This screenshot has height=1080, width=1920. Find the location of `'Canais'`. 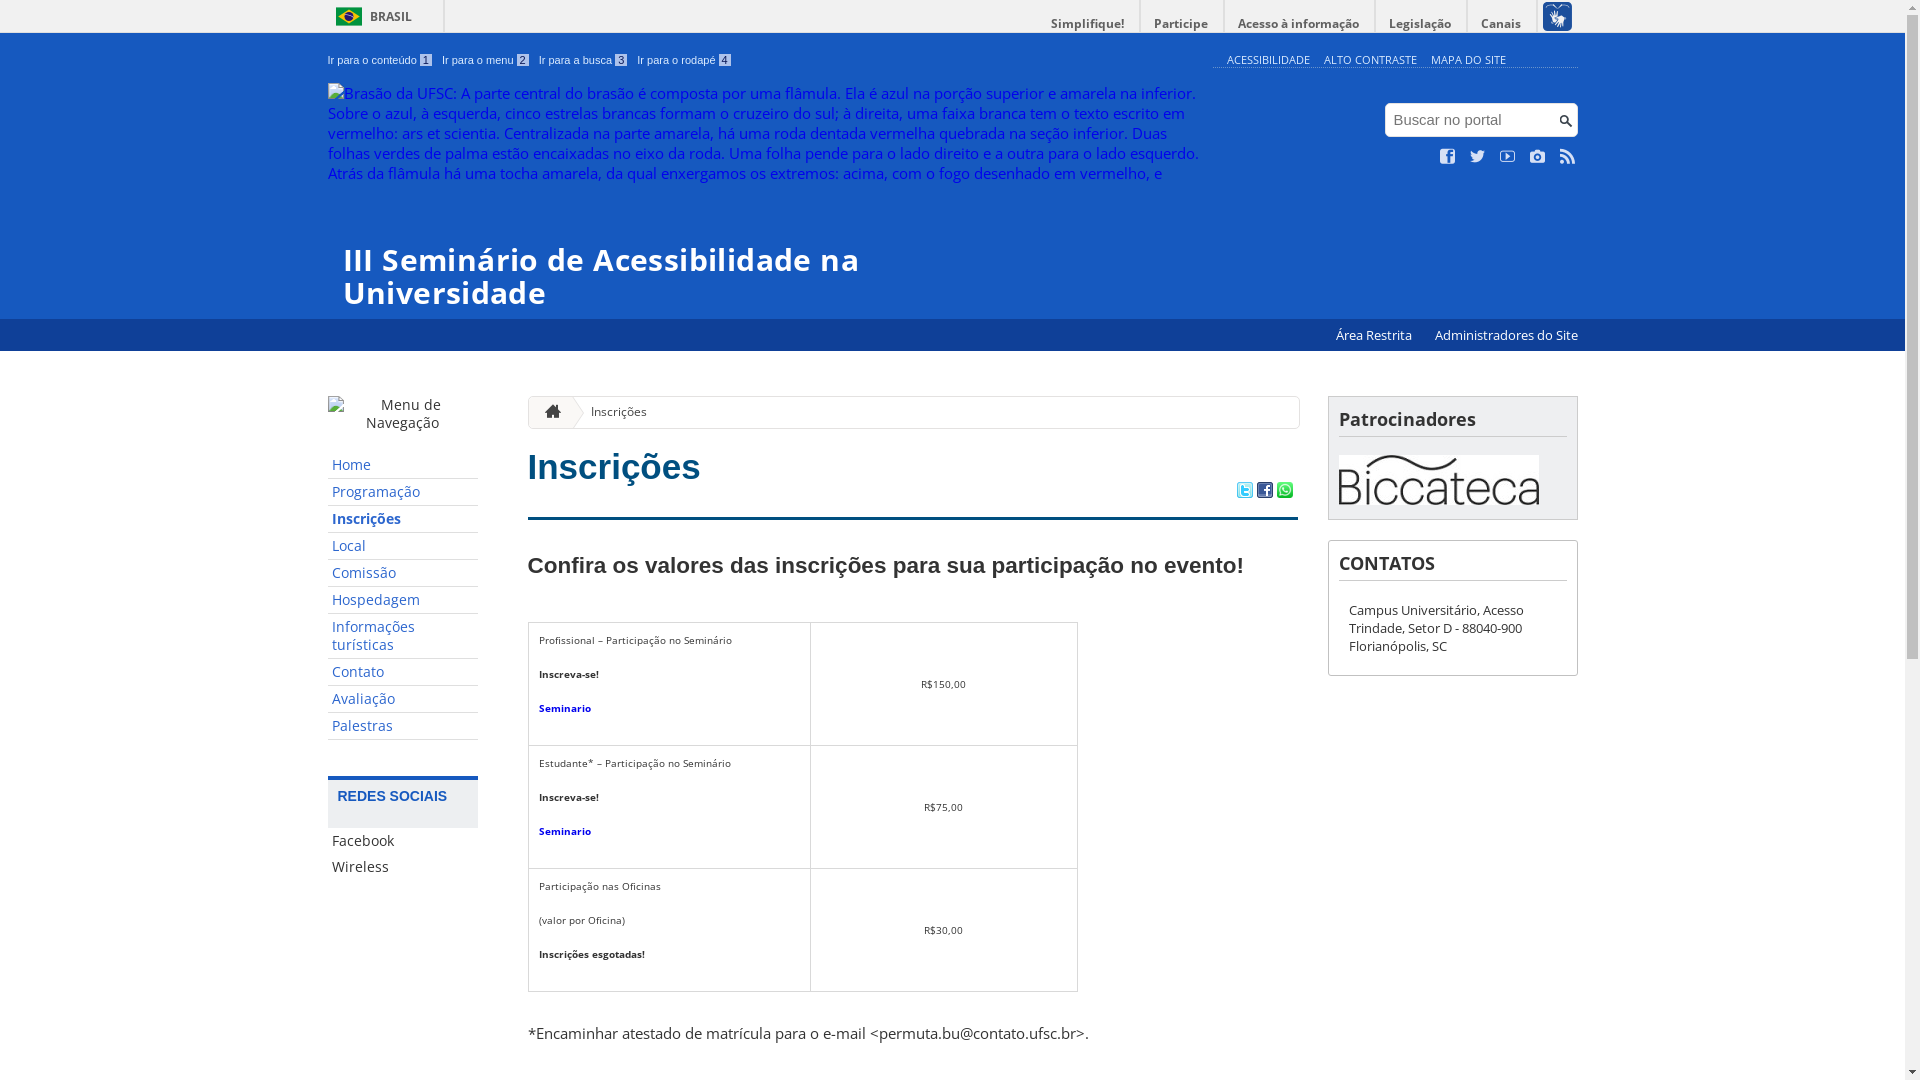

'Canais' is located at coordinates (1502, 23).